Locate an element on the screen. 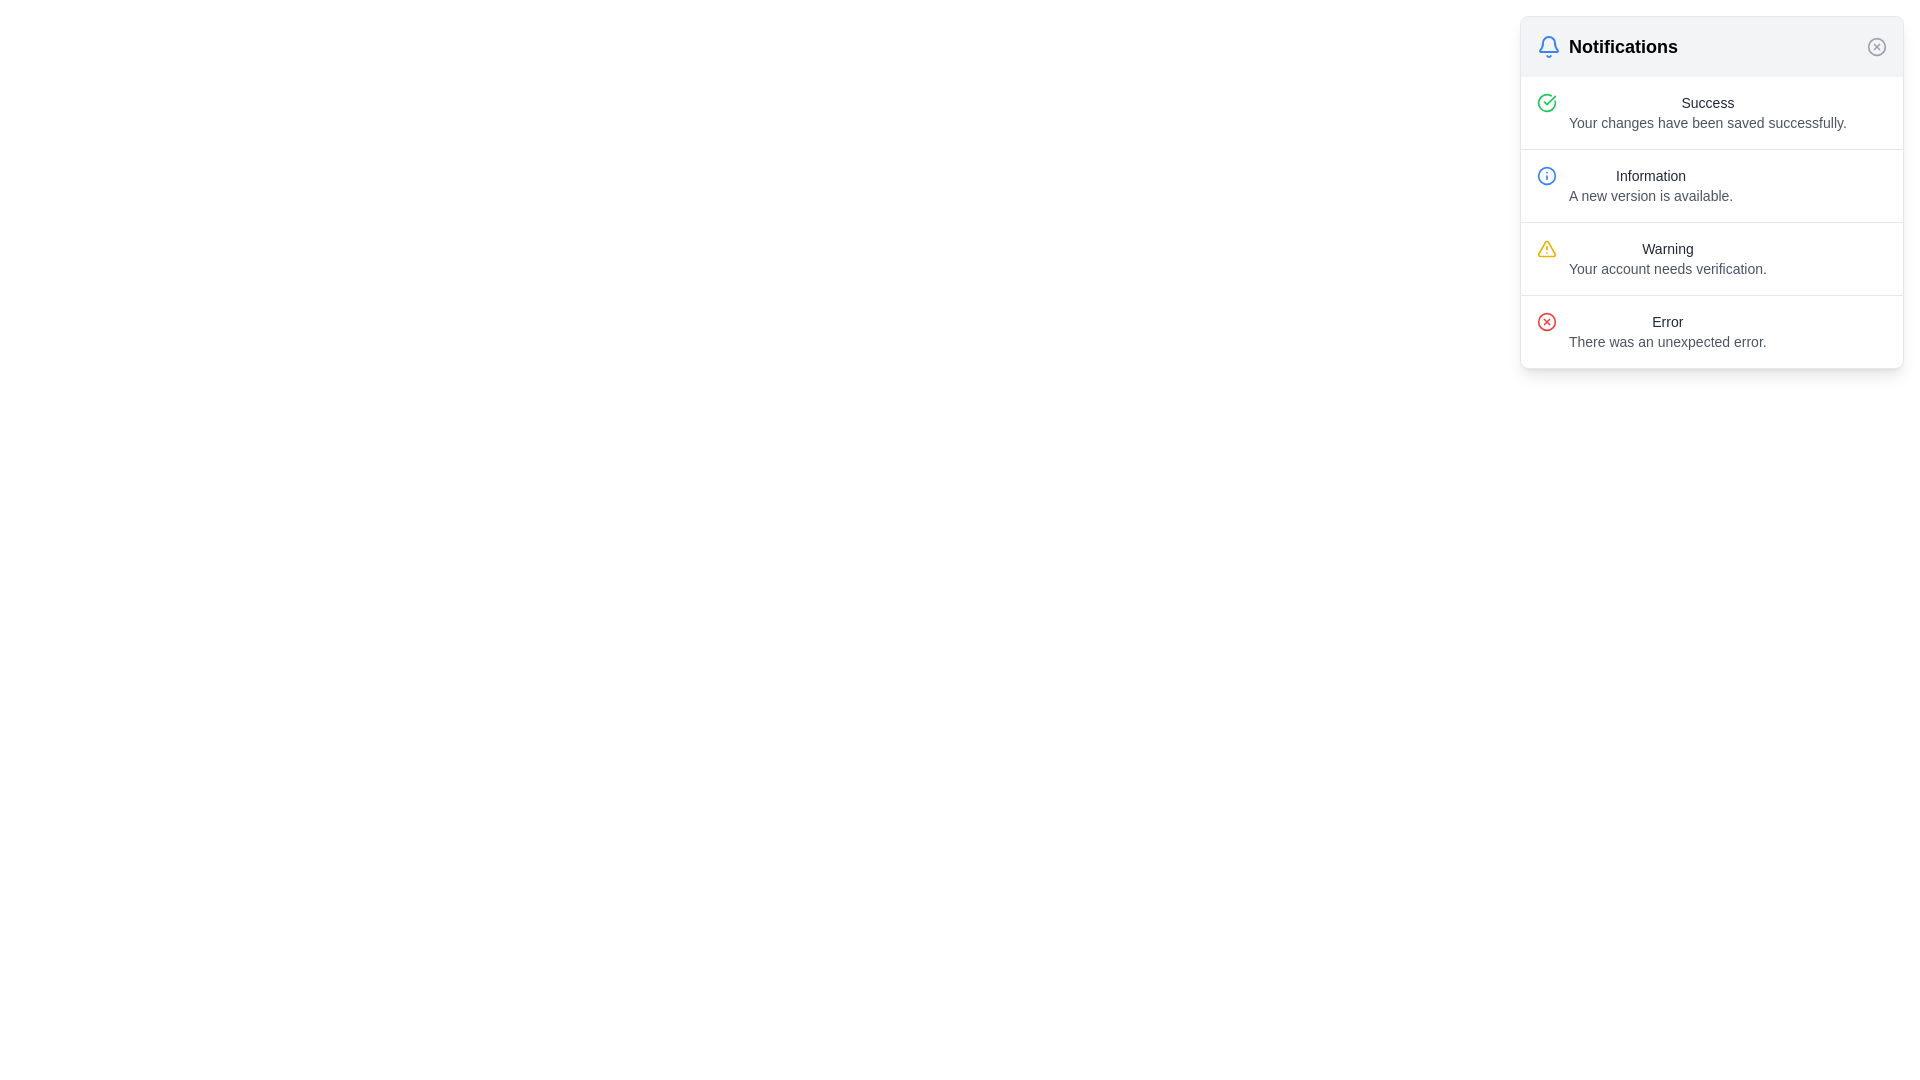  the notification message titled 'Success' that indicates 'Your changes have been saved successfully.' is located at coordinates (1706, 112).